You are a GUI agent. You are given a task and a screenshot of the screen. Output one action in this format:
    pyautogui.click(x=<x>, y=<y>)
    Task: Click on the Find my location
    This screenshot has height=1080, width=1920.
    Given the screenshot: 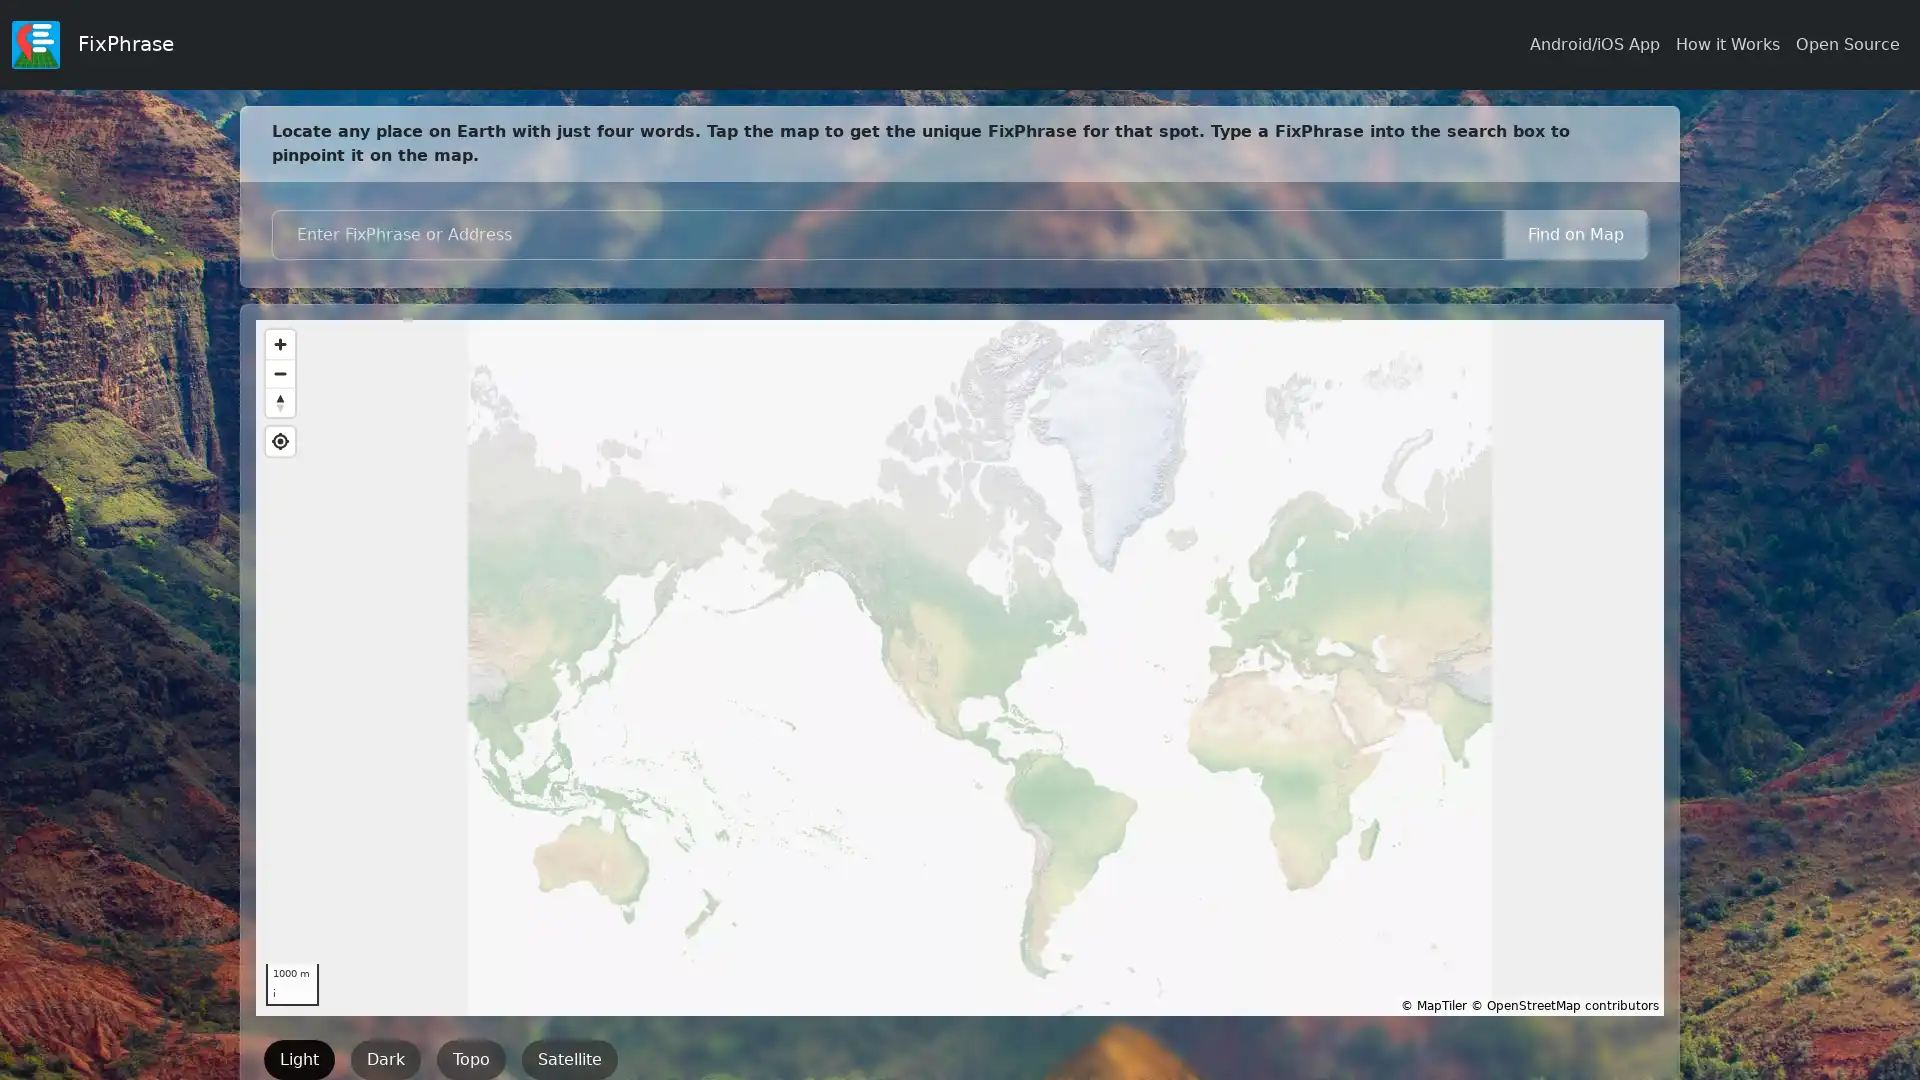 What is the action you would take?
    pyautogui.click(x=279, y=440)
    